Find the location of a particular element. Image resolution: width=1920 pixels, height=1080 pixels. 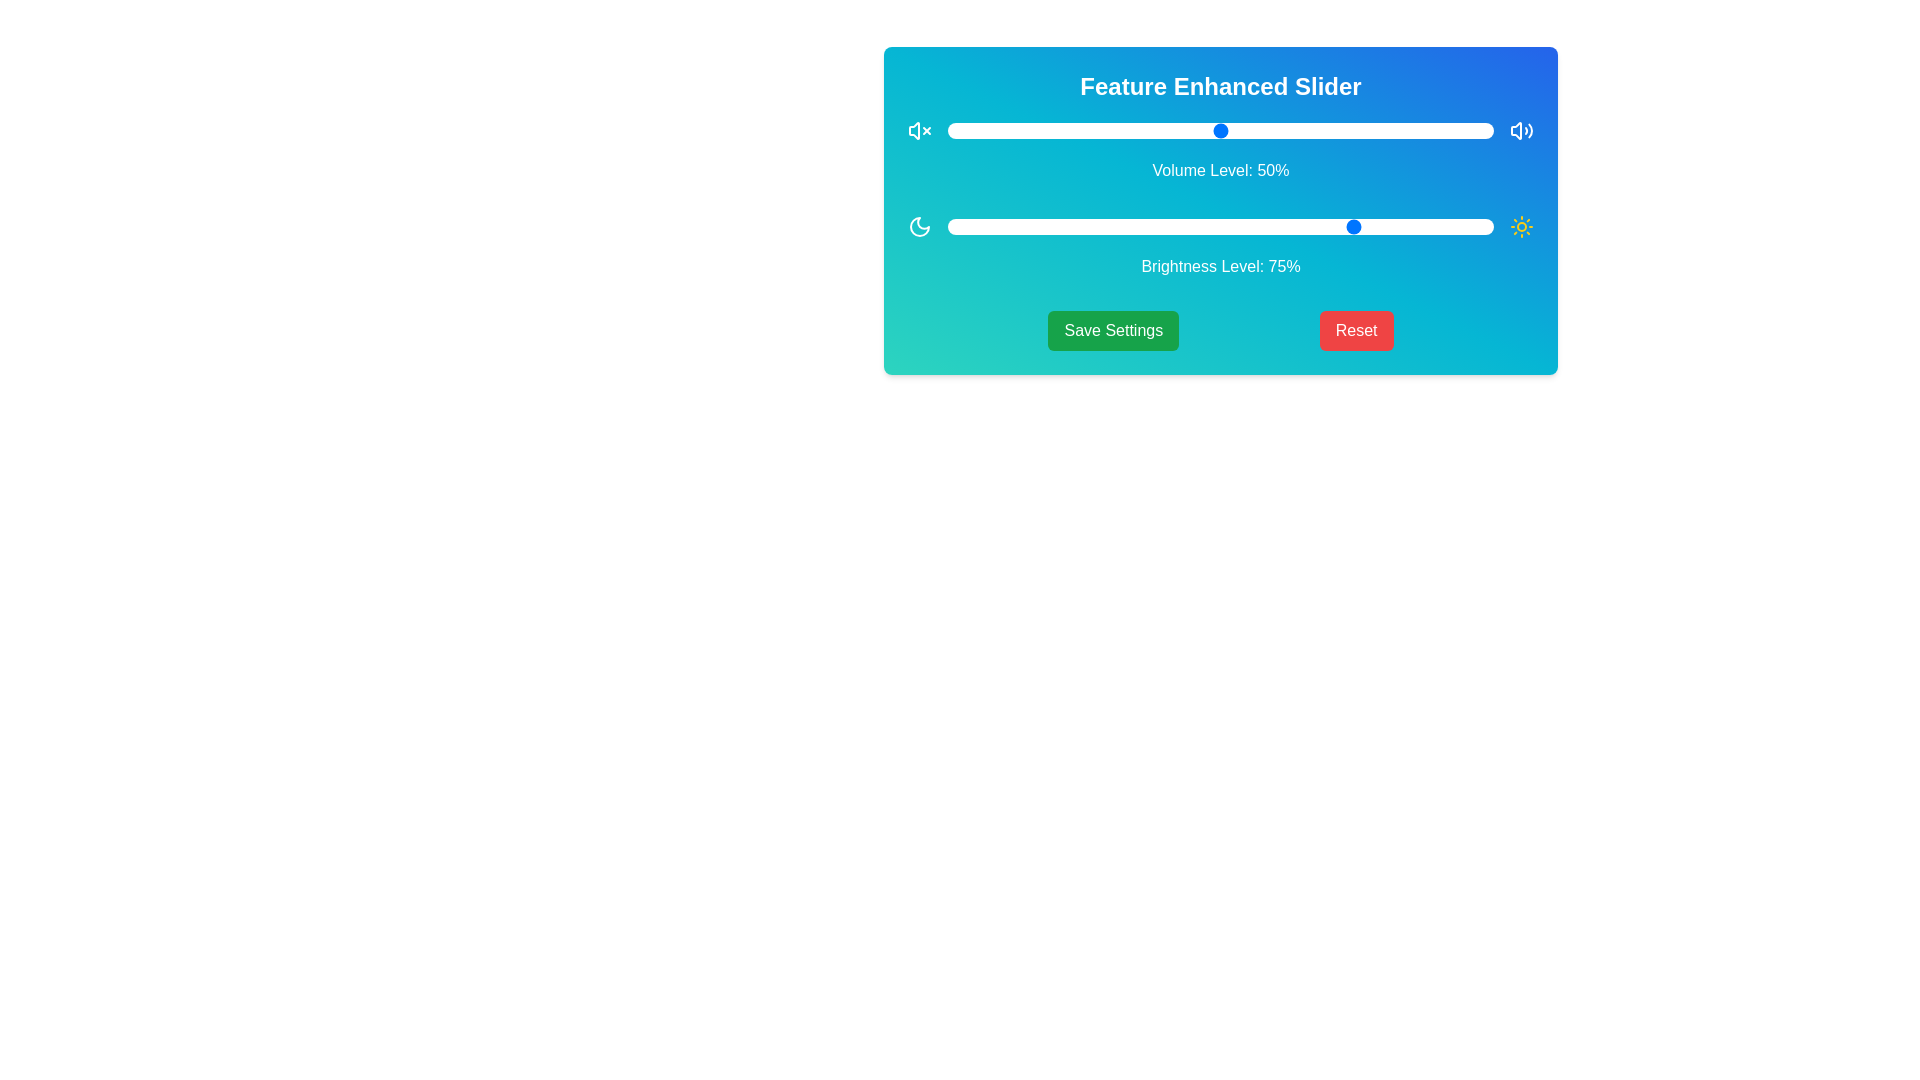

volume is located at coordinates (952, 131).